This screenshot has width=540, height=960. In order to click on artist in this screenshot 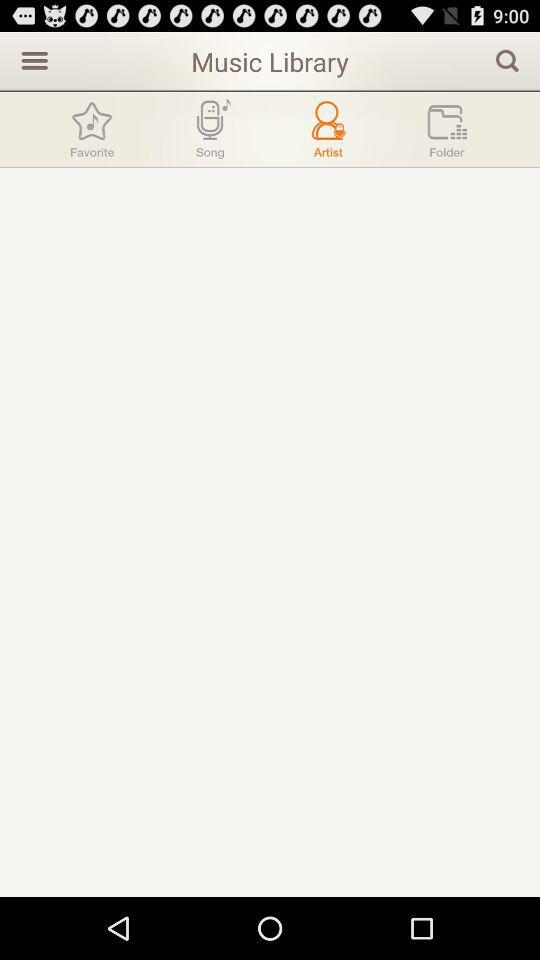, I will do `click(328, 128)`.